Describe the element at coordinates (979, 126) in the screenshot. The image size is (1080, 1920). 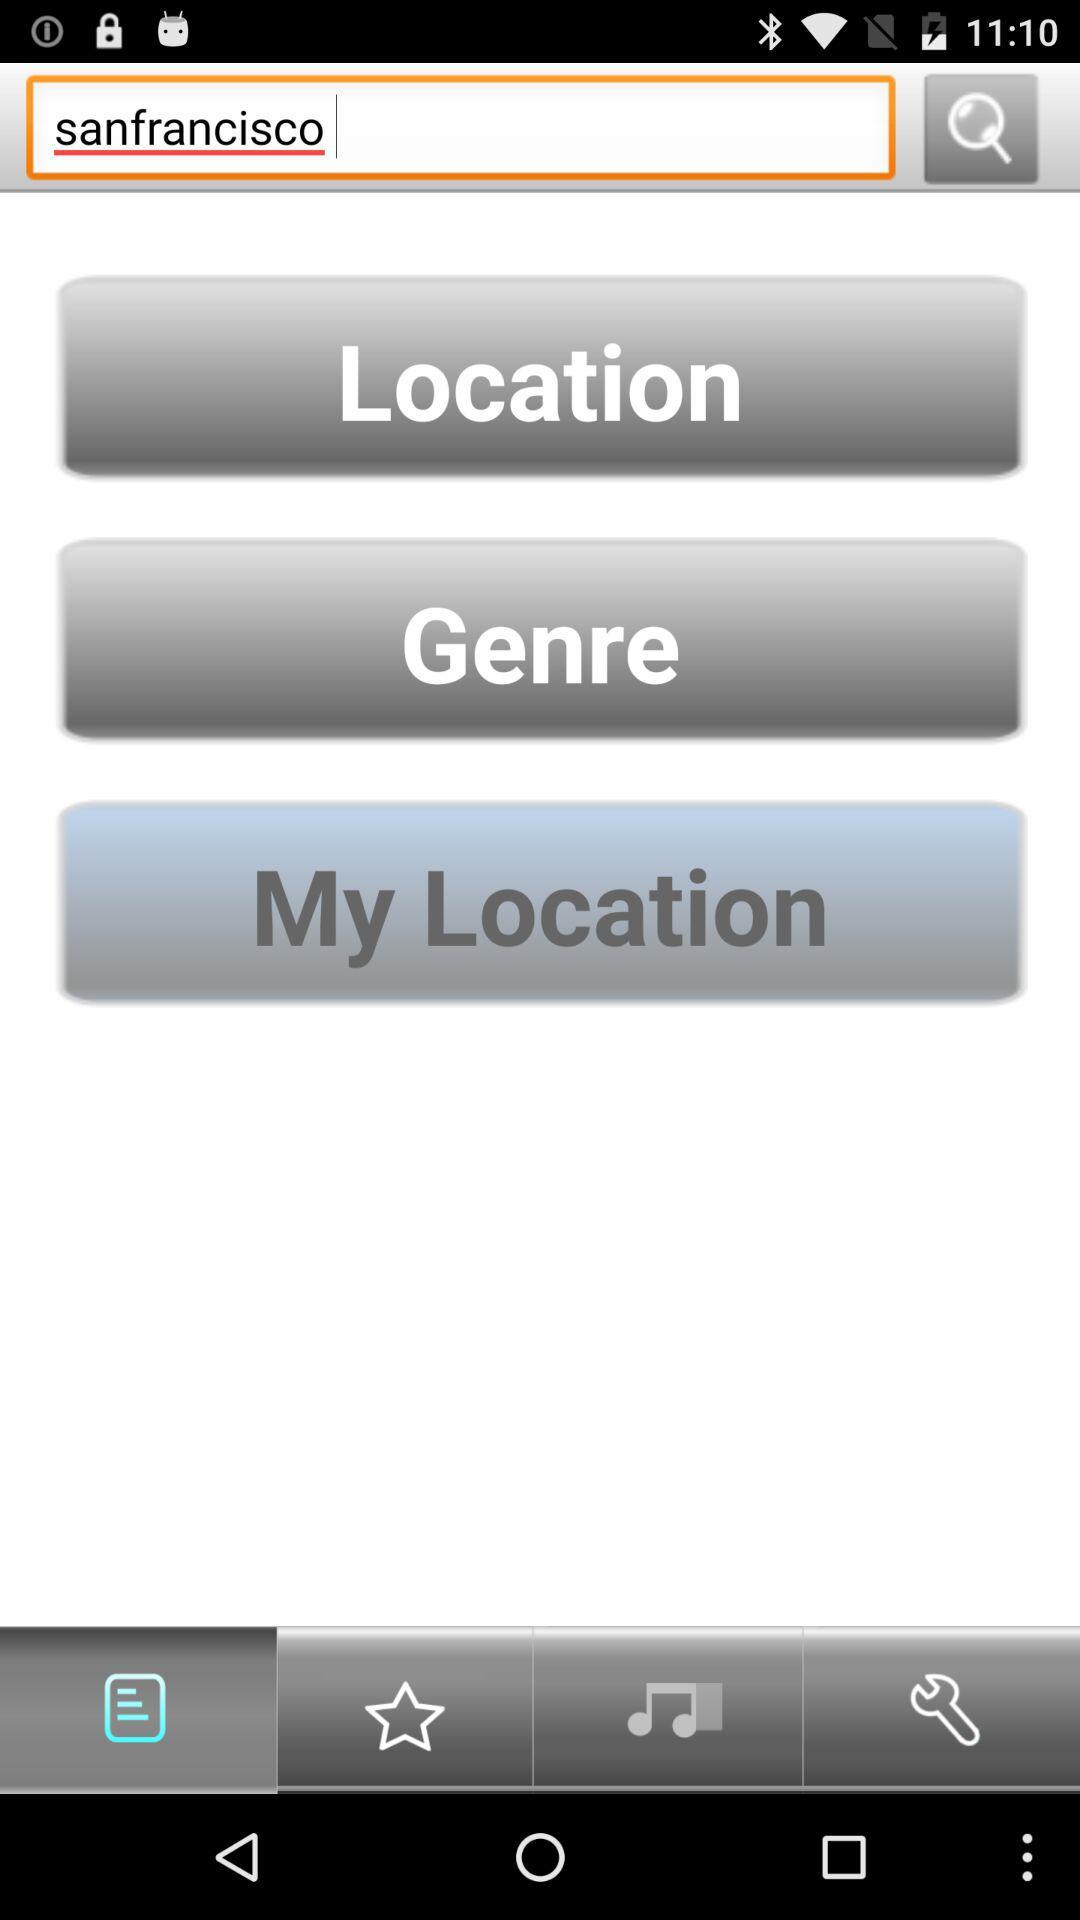
I see `search button` at that location.